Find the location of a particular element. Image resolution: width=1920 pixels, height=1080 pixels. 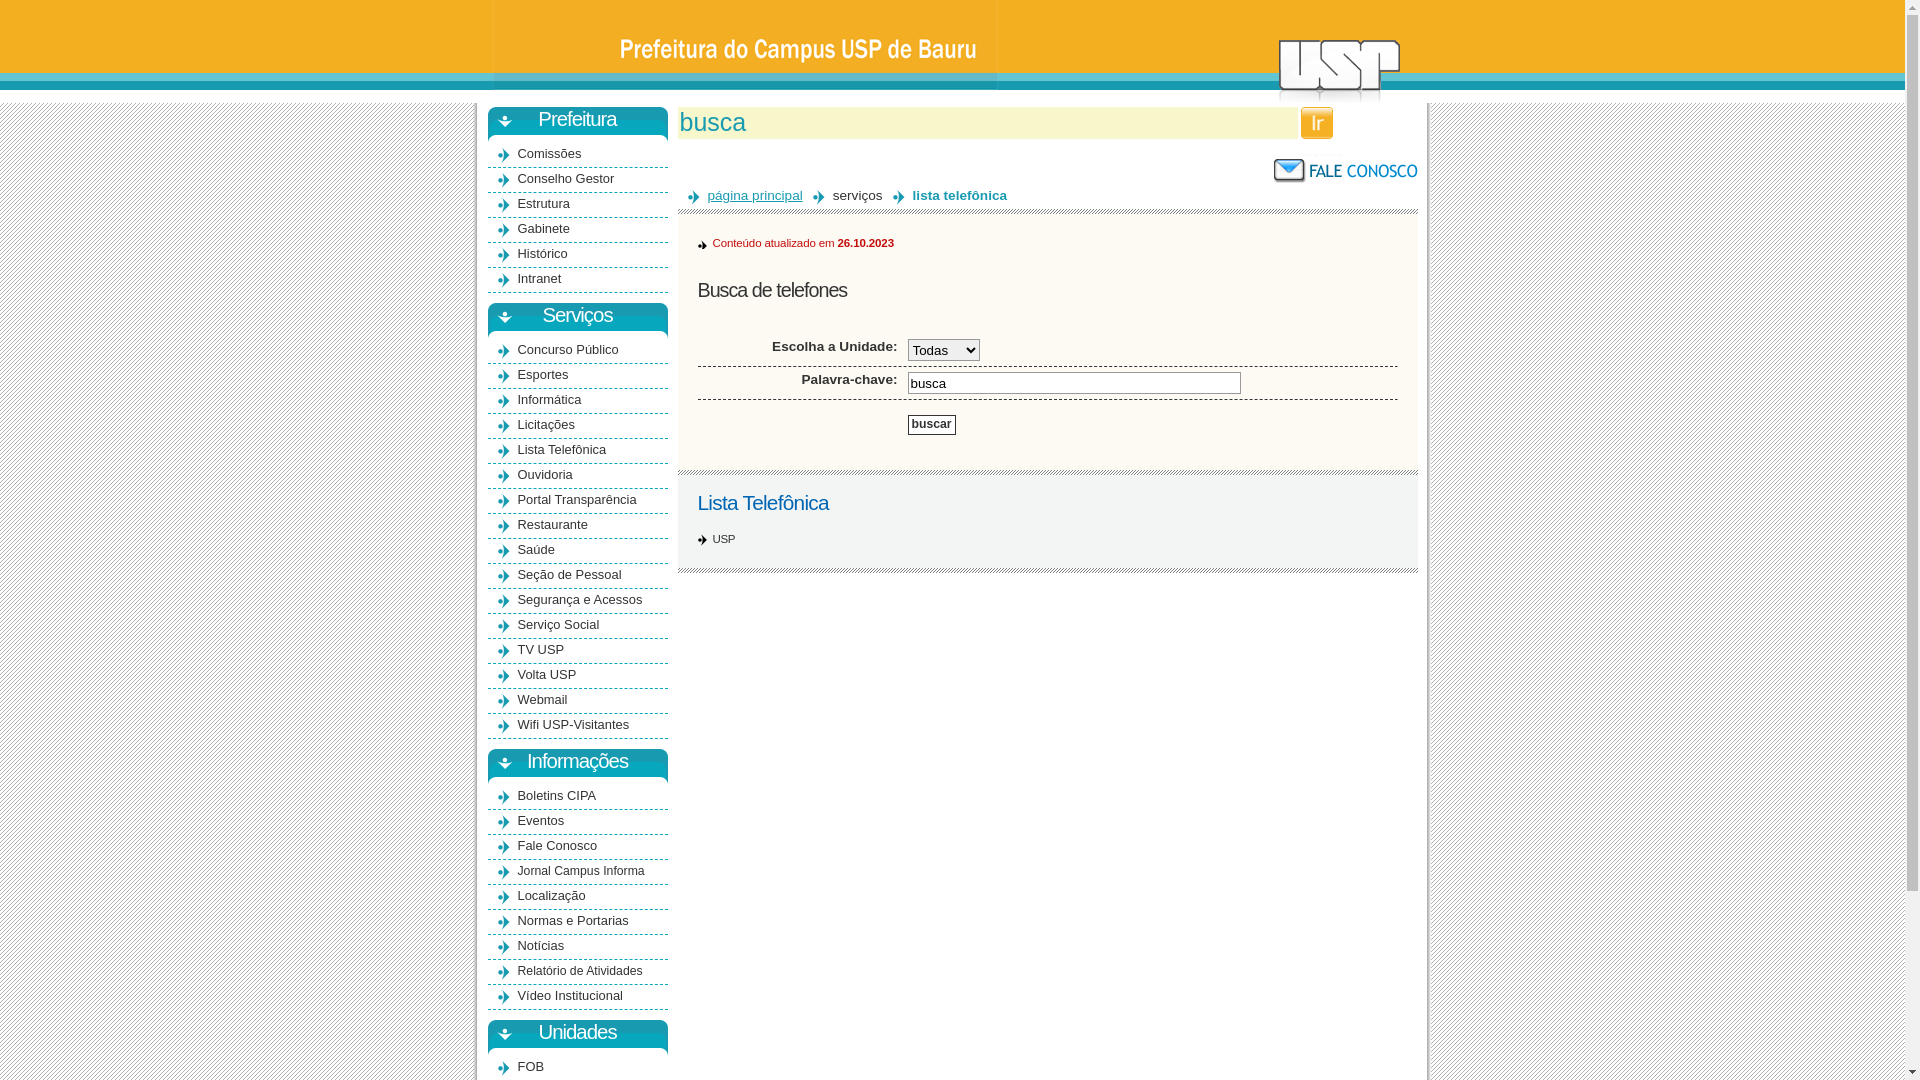

'Intranet' is located at coordinates (539, 278).